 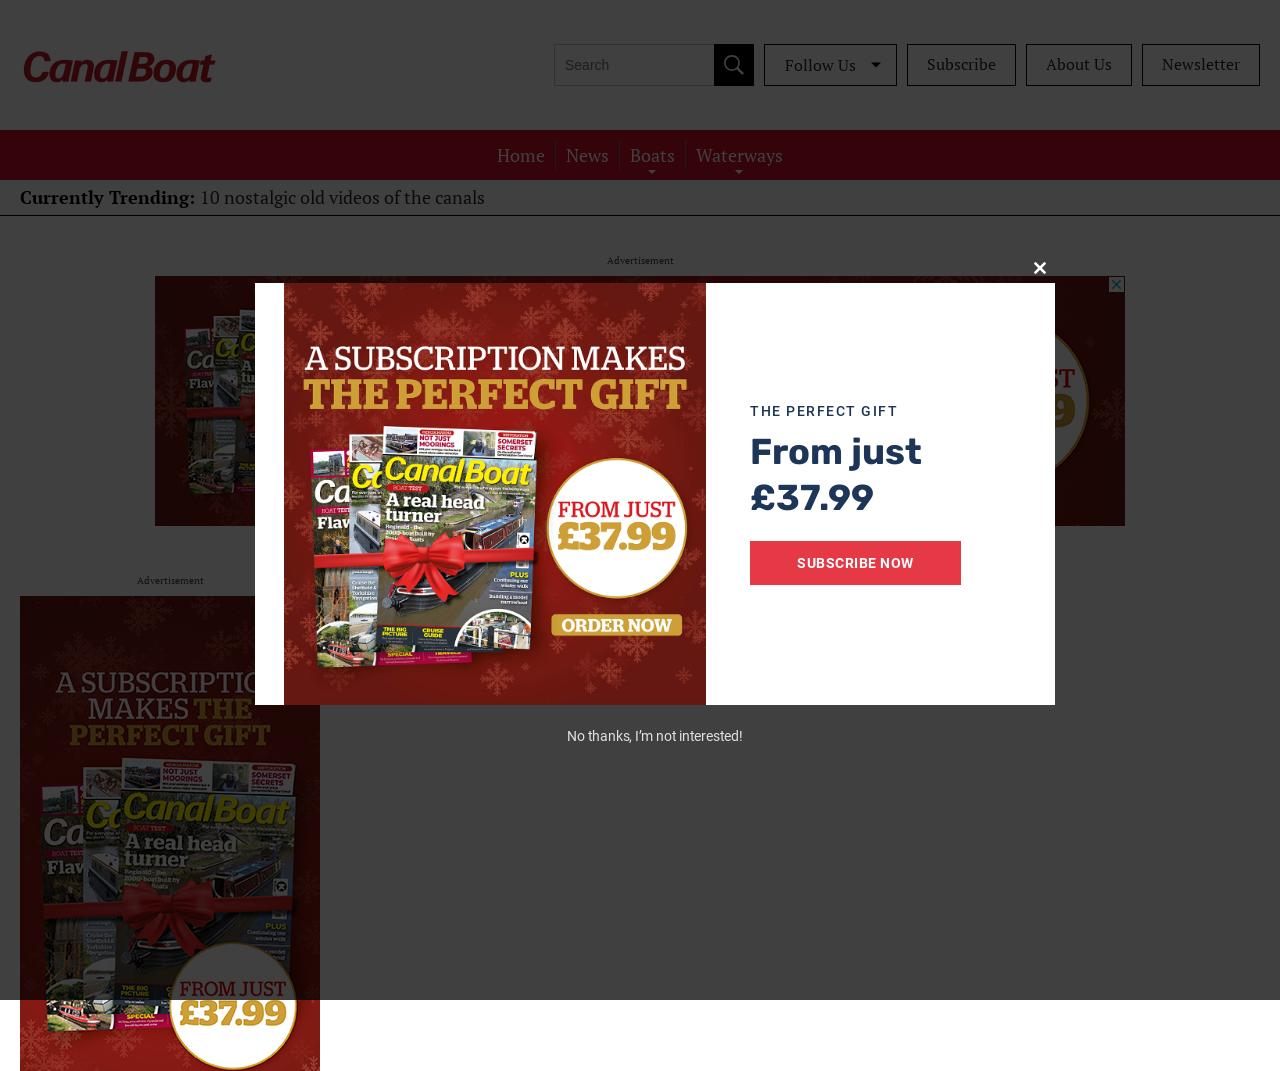 I want to click on 'Expert Advice', so click(x=652, y=233).